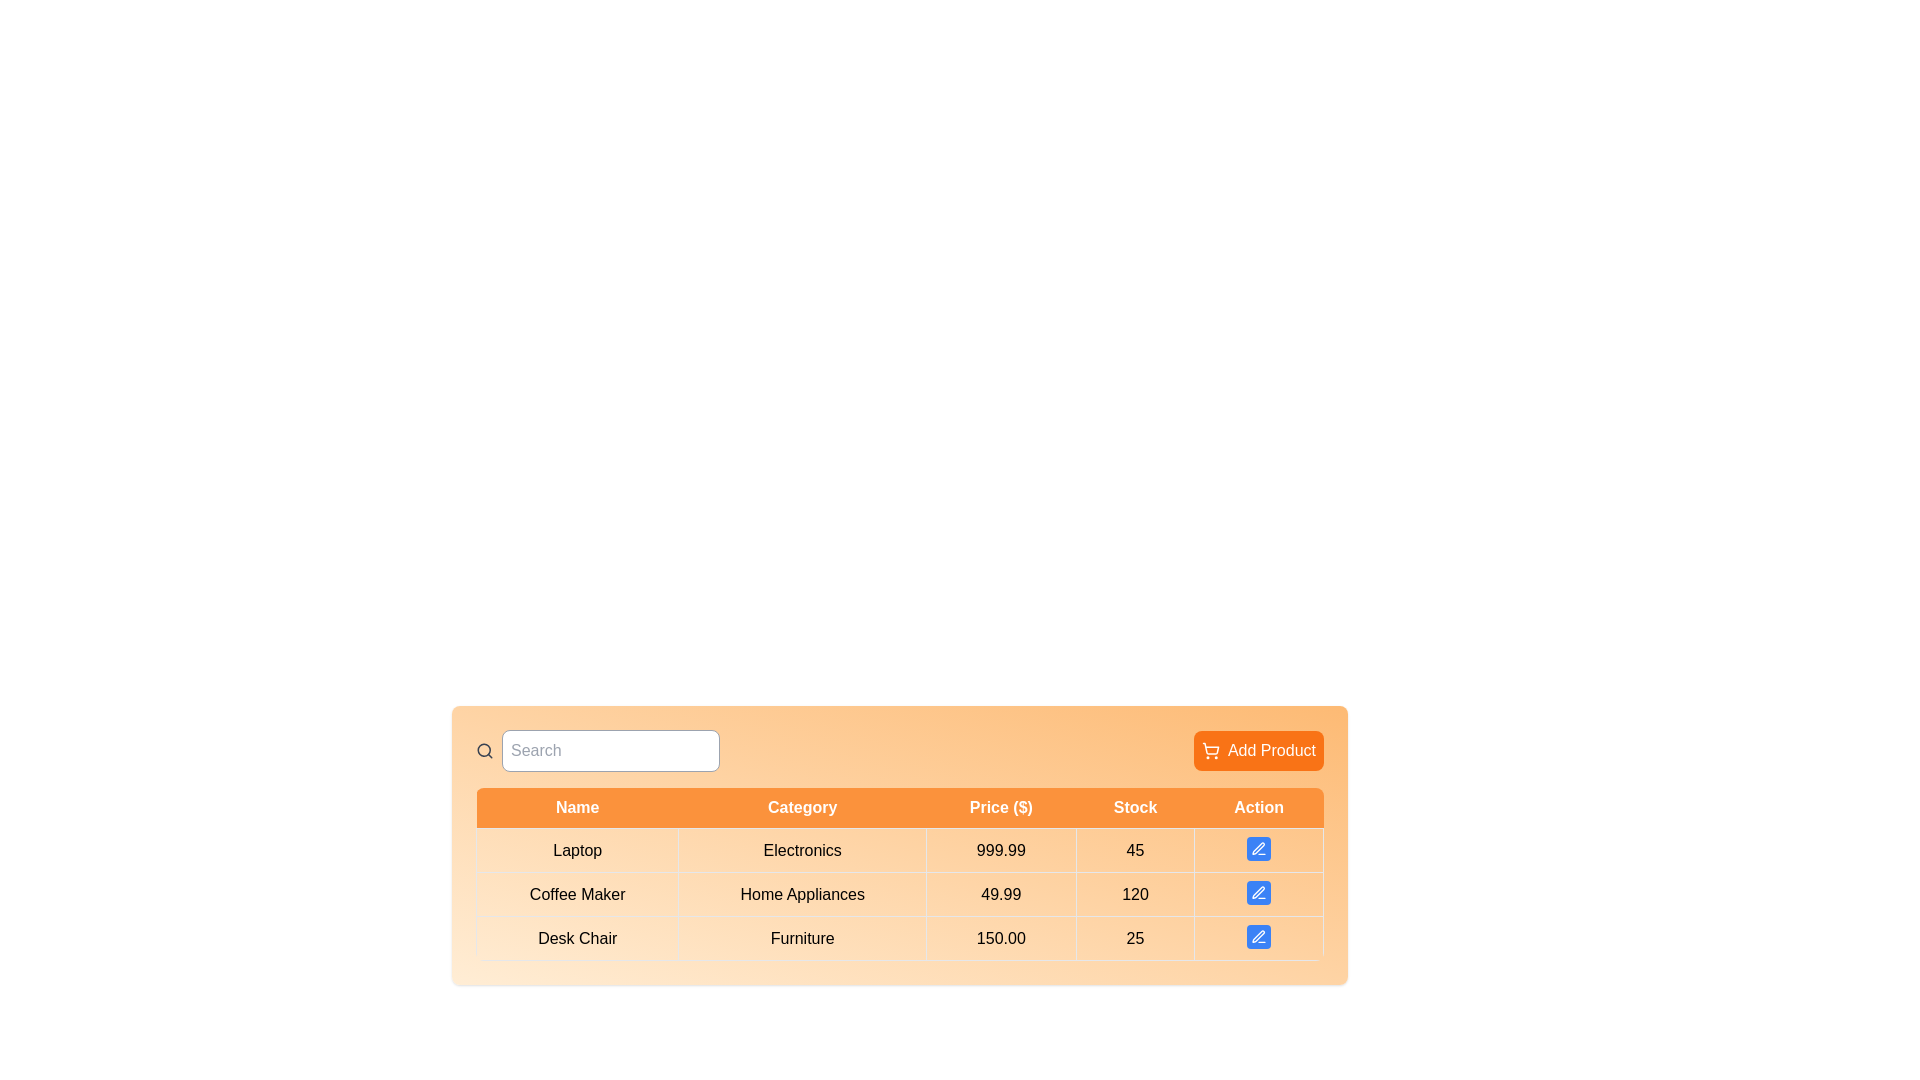 The image size is (1920, 1080). What do you see at coordinates (1001, 807) in the screenshot?
I see `the text-based header element displaying 'Price ($)' with an orange background, located in the center of the table header row` at bounding box center [1001, 807].